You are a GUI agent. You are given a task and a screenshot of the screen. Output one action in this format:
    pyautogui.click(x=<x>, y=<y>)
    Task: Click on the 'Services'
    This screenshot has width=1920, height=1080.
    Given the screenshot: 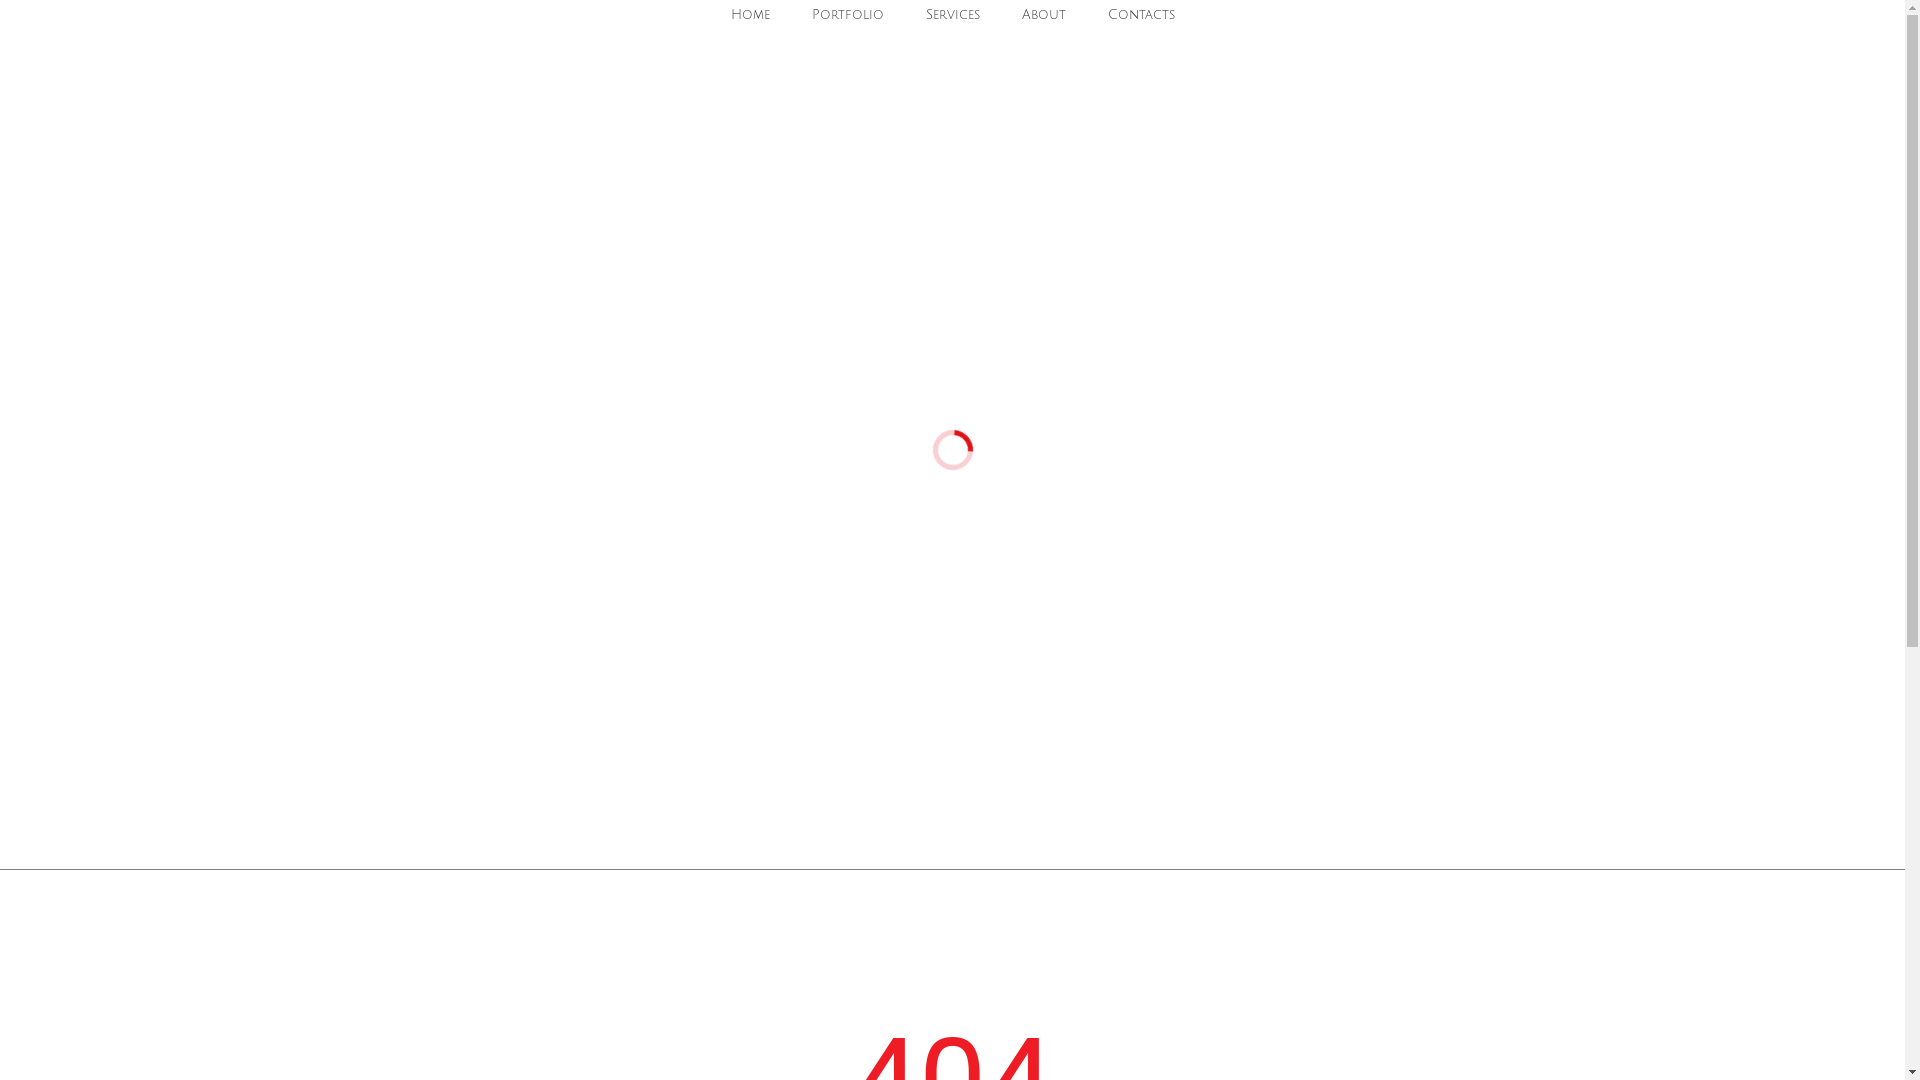 What is the action you would take?
    pyautogui.click(x=952, y=15)
    